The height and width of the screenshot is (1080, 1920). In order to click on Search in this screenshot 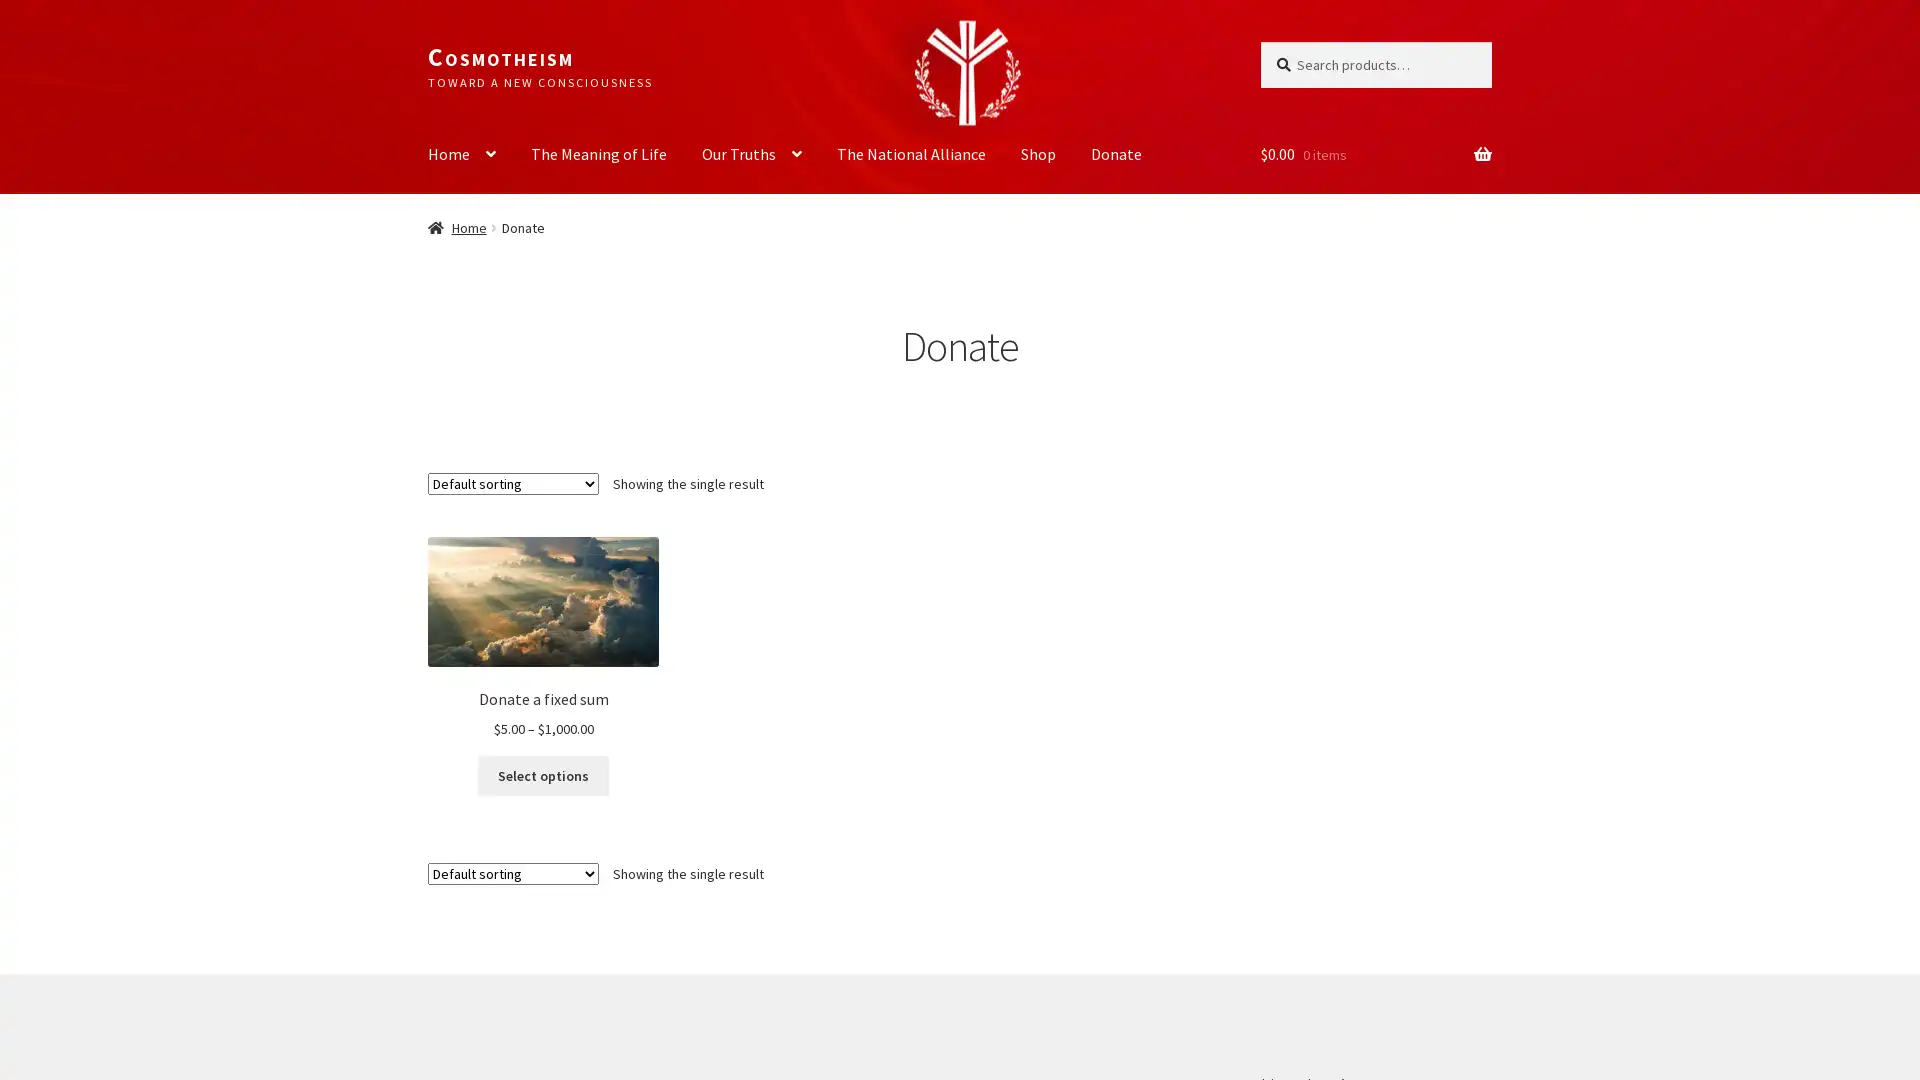, I will do `click(1258, 40)`.